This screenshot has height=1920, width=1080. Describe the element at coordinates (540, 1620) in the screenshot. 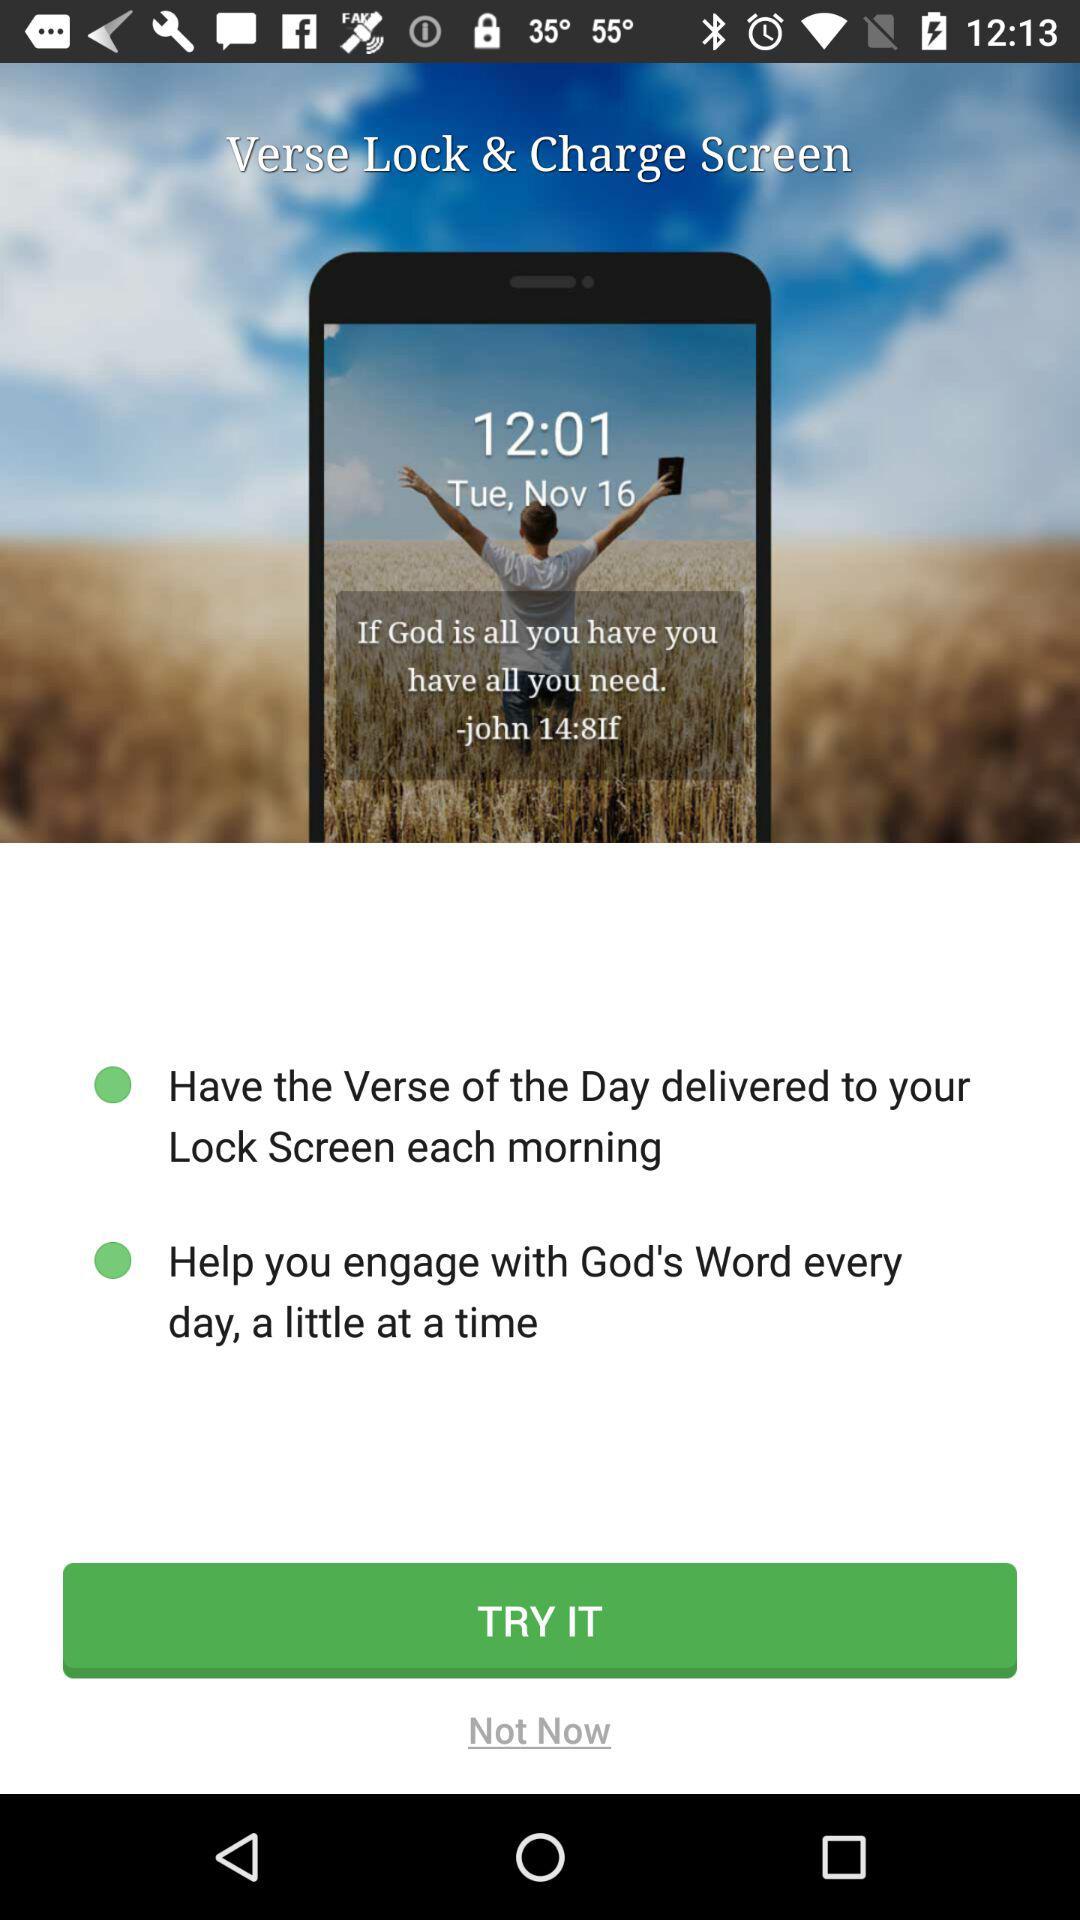

I see `try it` at that location.